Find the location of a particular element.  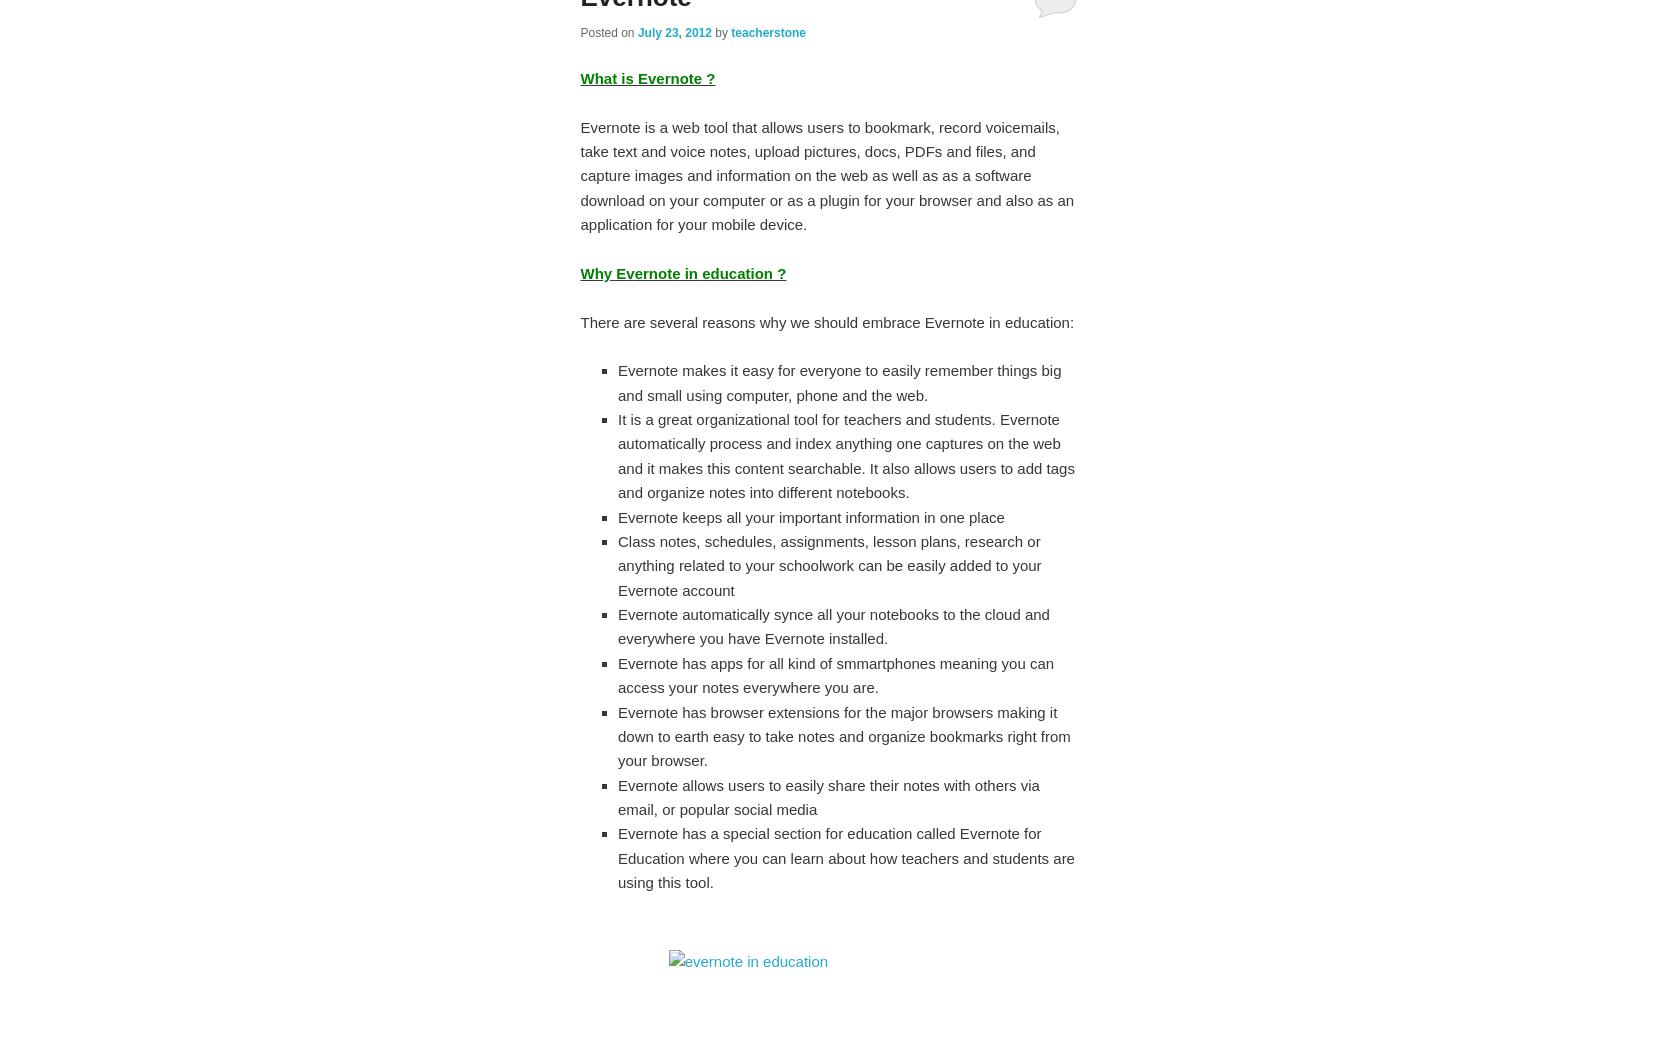

'It is a great organizational tool for teachers and students. Evernote automatically process and index anything one captures on the web and it makes this content searchable. It also allows users to add tags and organize notes into different notebooks.' is located at coordinates (846, 456).